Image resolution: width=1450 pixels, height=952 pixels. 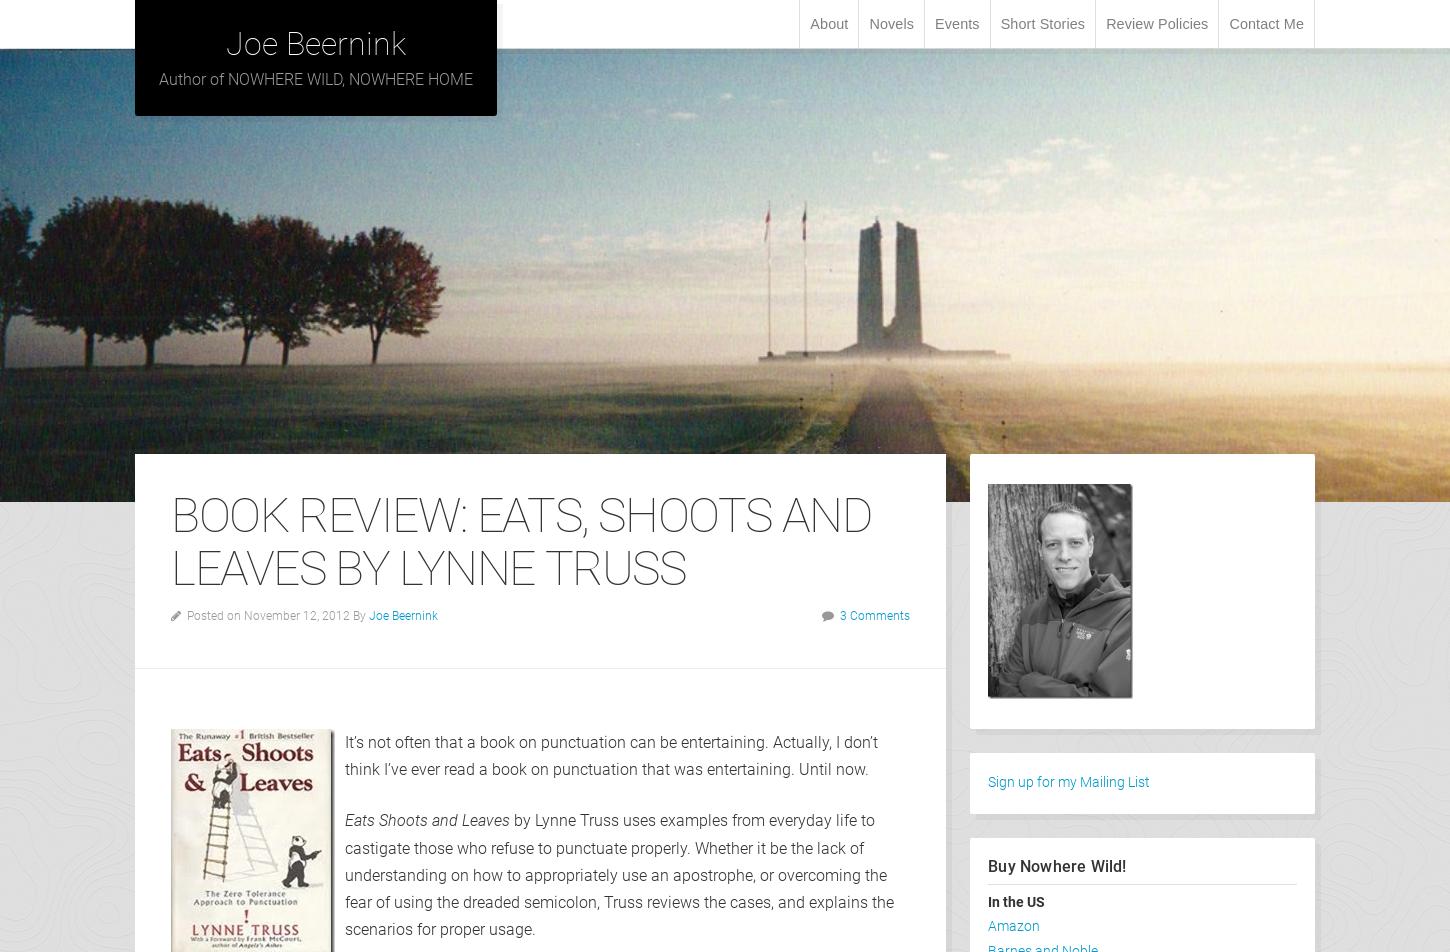 I want to click on 'In the US', so click(x=1016, y=901).